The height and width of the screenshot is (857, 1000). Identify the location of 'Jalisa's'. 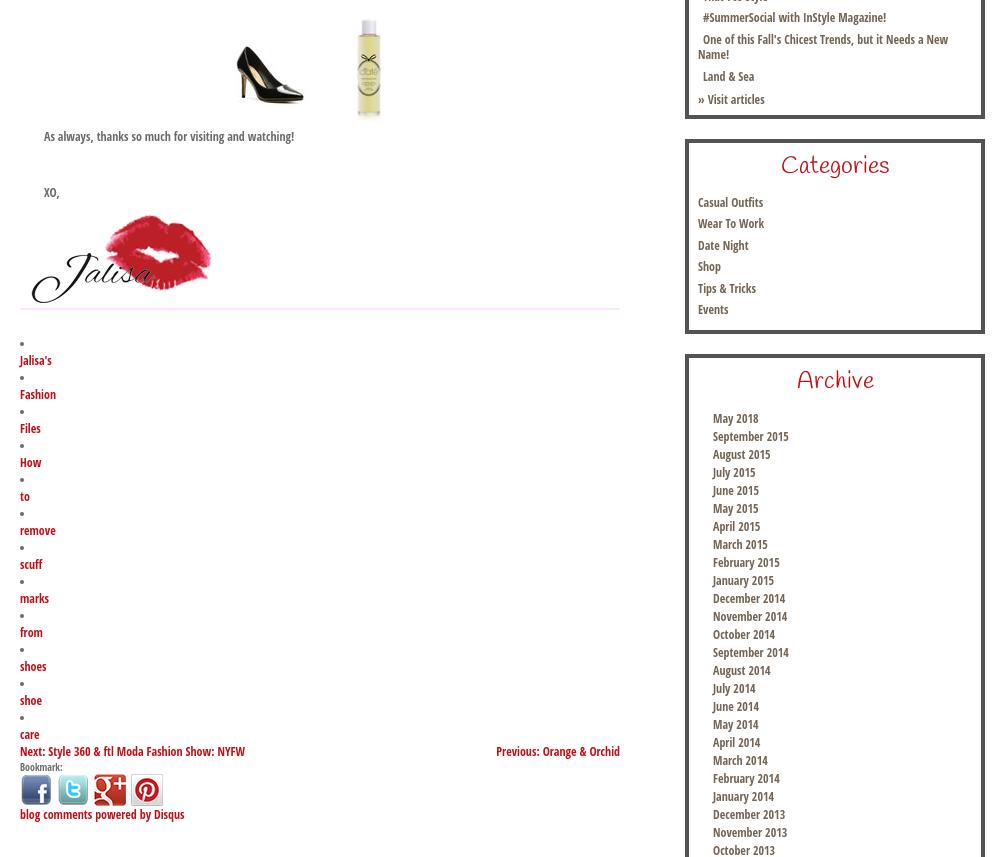
(35, 359).